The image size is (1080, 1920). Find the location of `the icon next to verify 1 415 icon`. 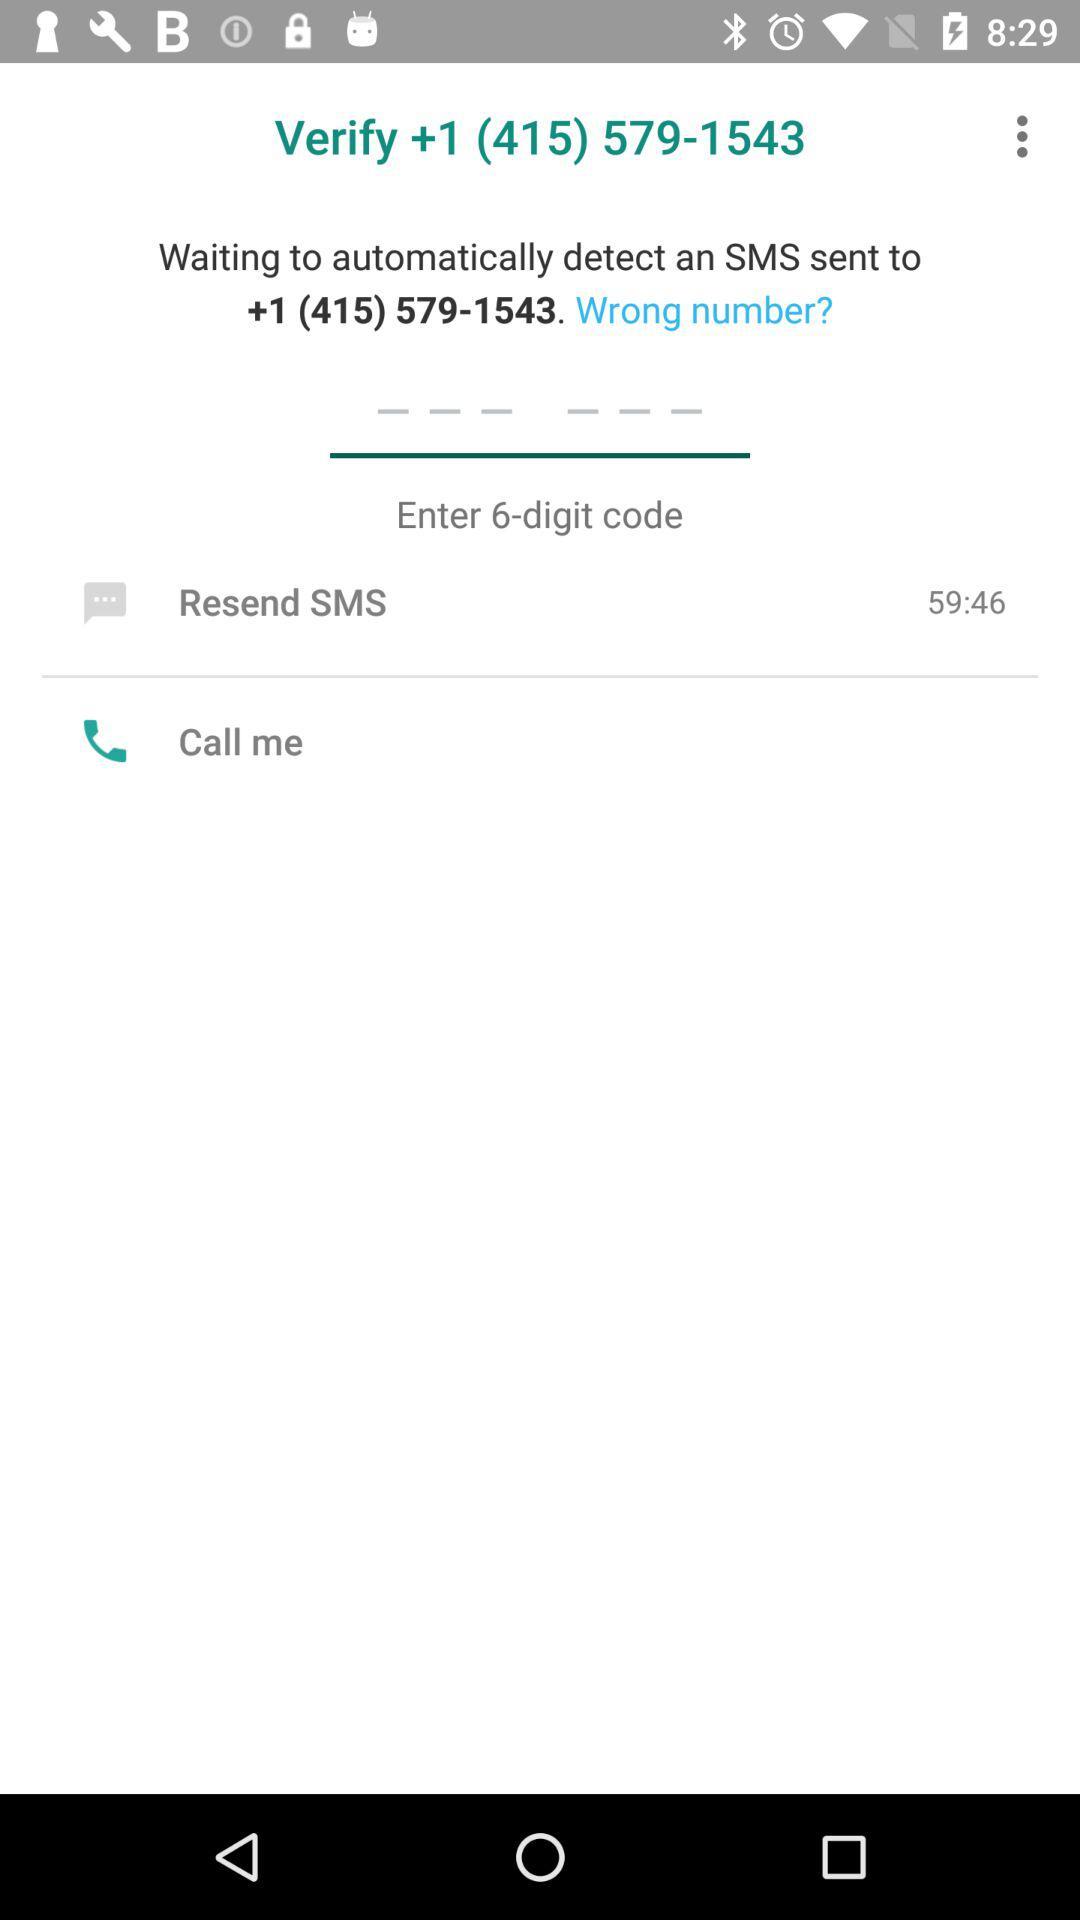

the icon next to verify 1 415 icon is located at coordinates (1027, 135).